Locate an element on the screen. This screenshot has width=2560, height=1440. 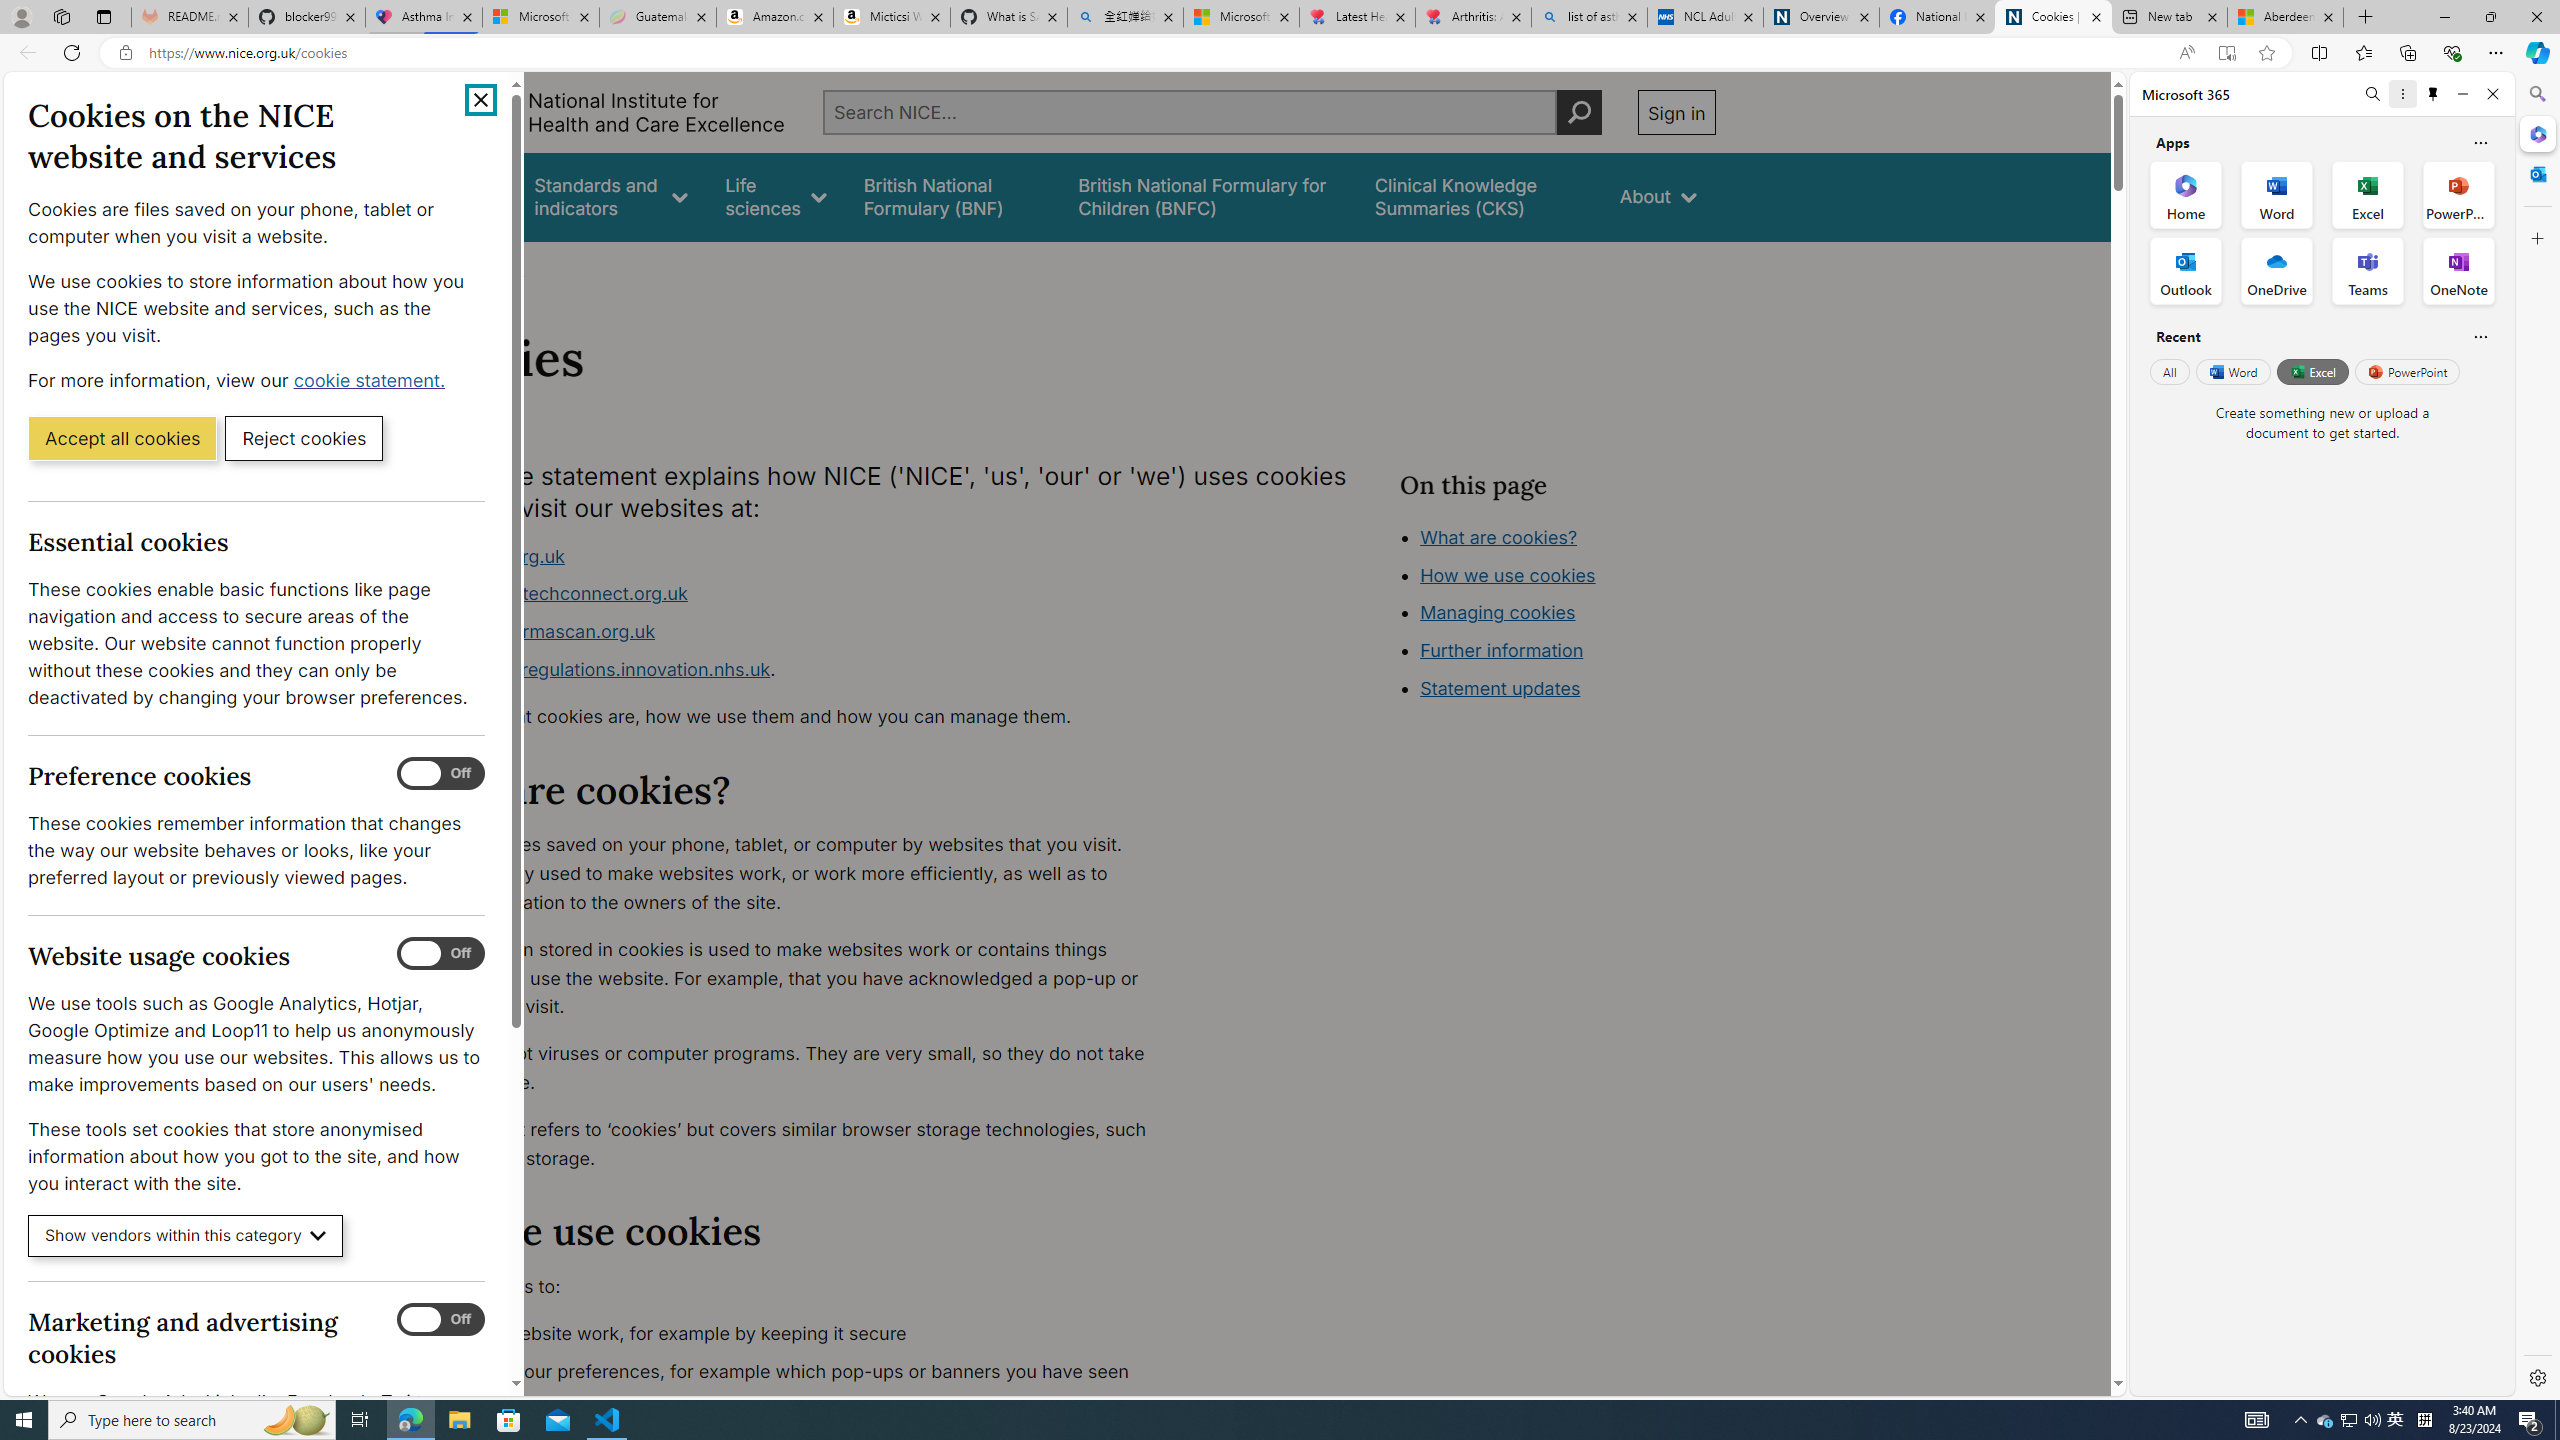
'PowerPoint' is located at coordinates (2406, 371).